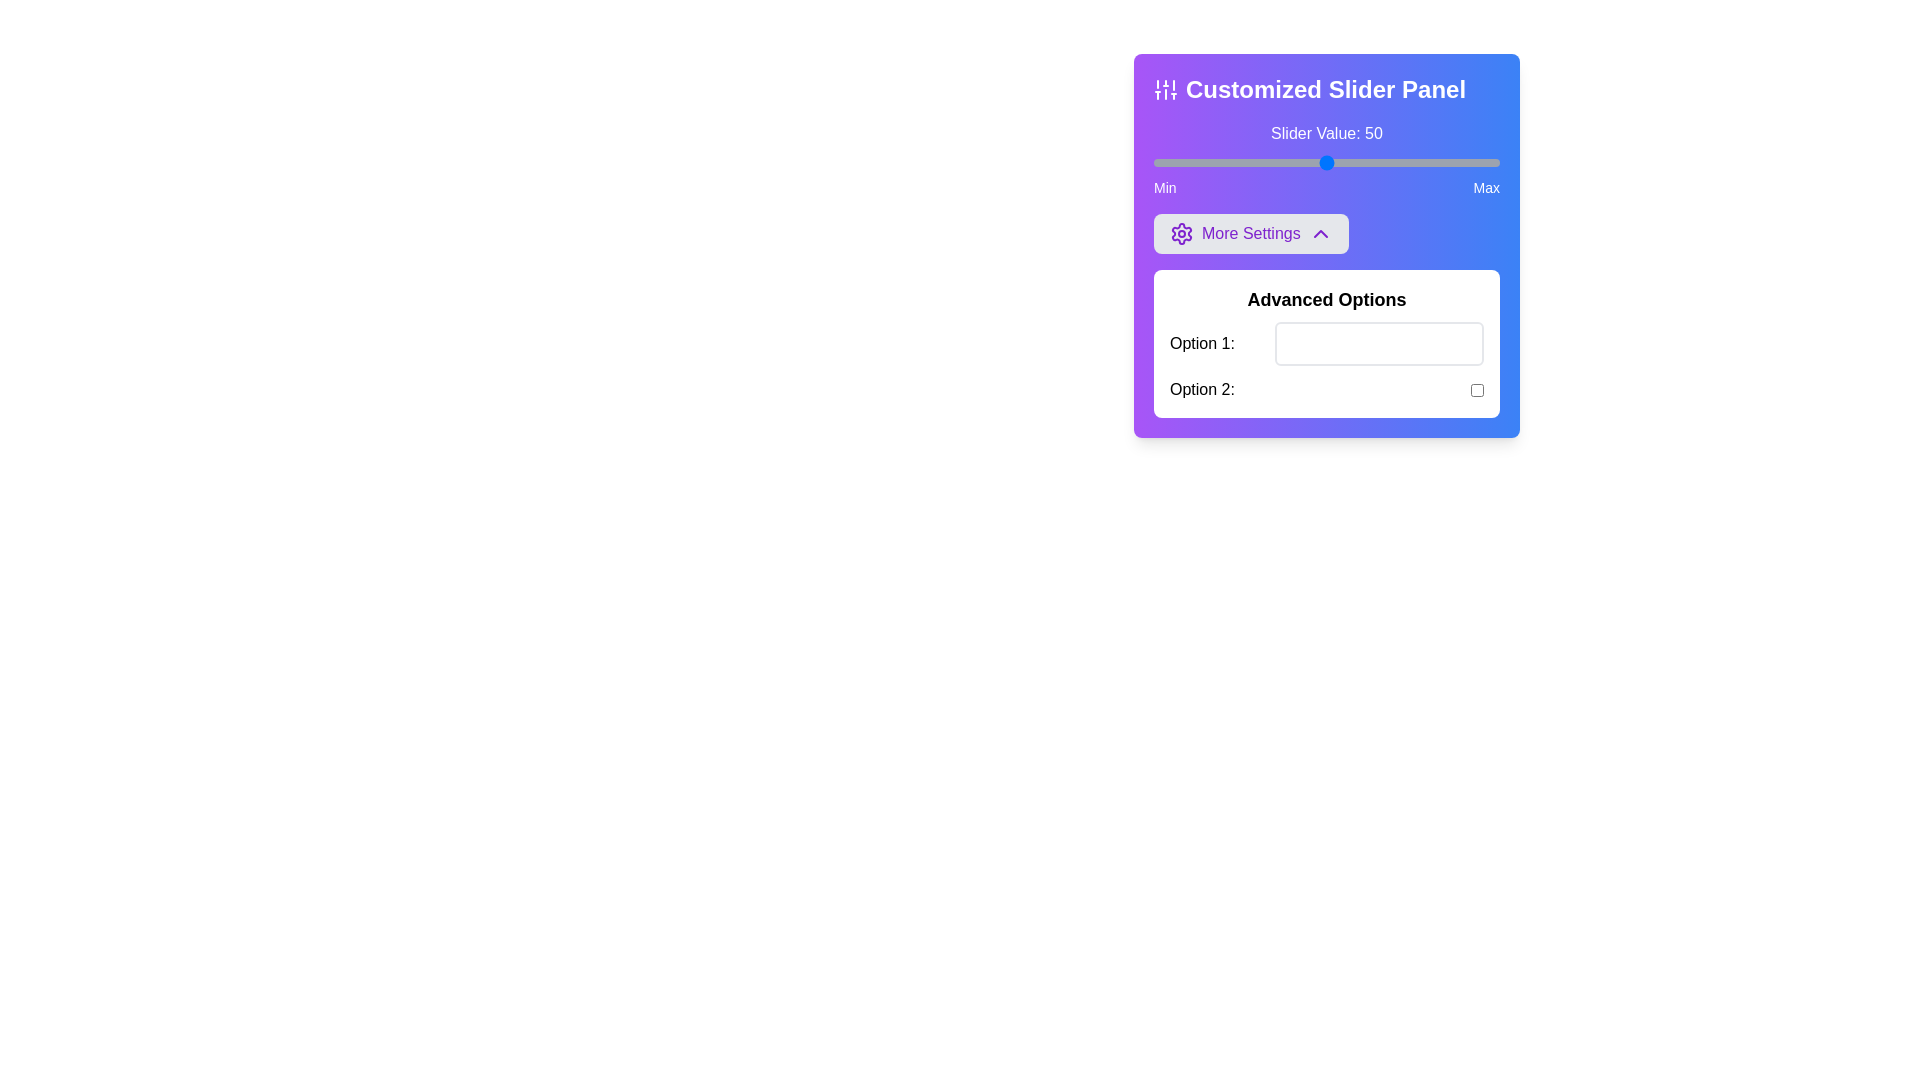  Describe the element at coordinates (1326, 389) in the screenshot. I see `the checkbox for 'Option 2' in the 'Advanced Options' section to check or uncheck it` at that location.